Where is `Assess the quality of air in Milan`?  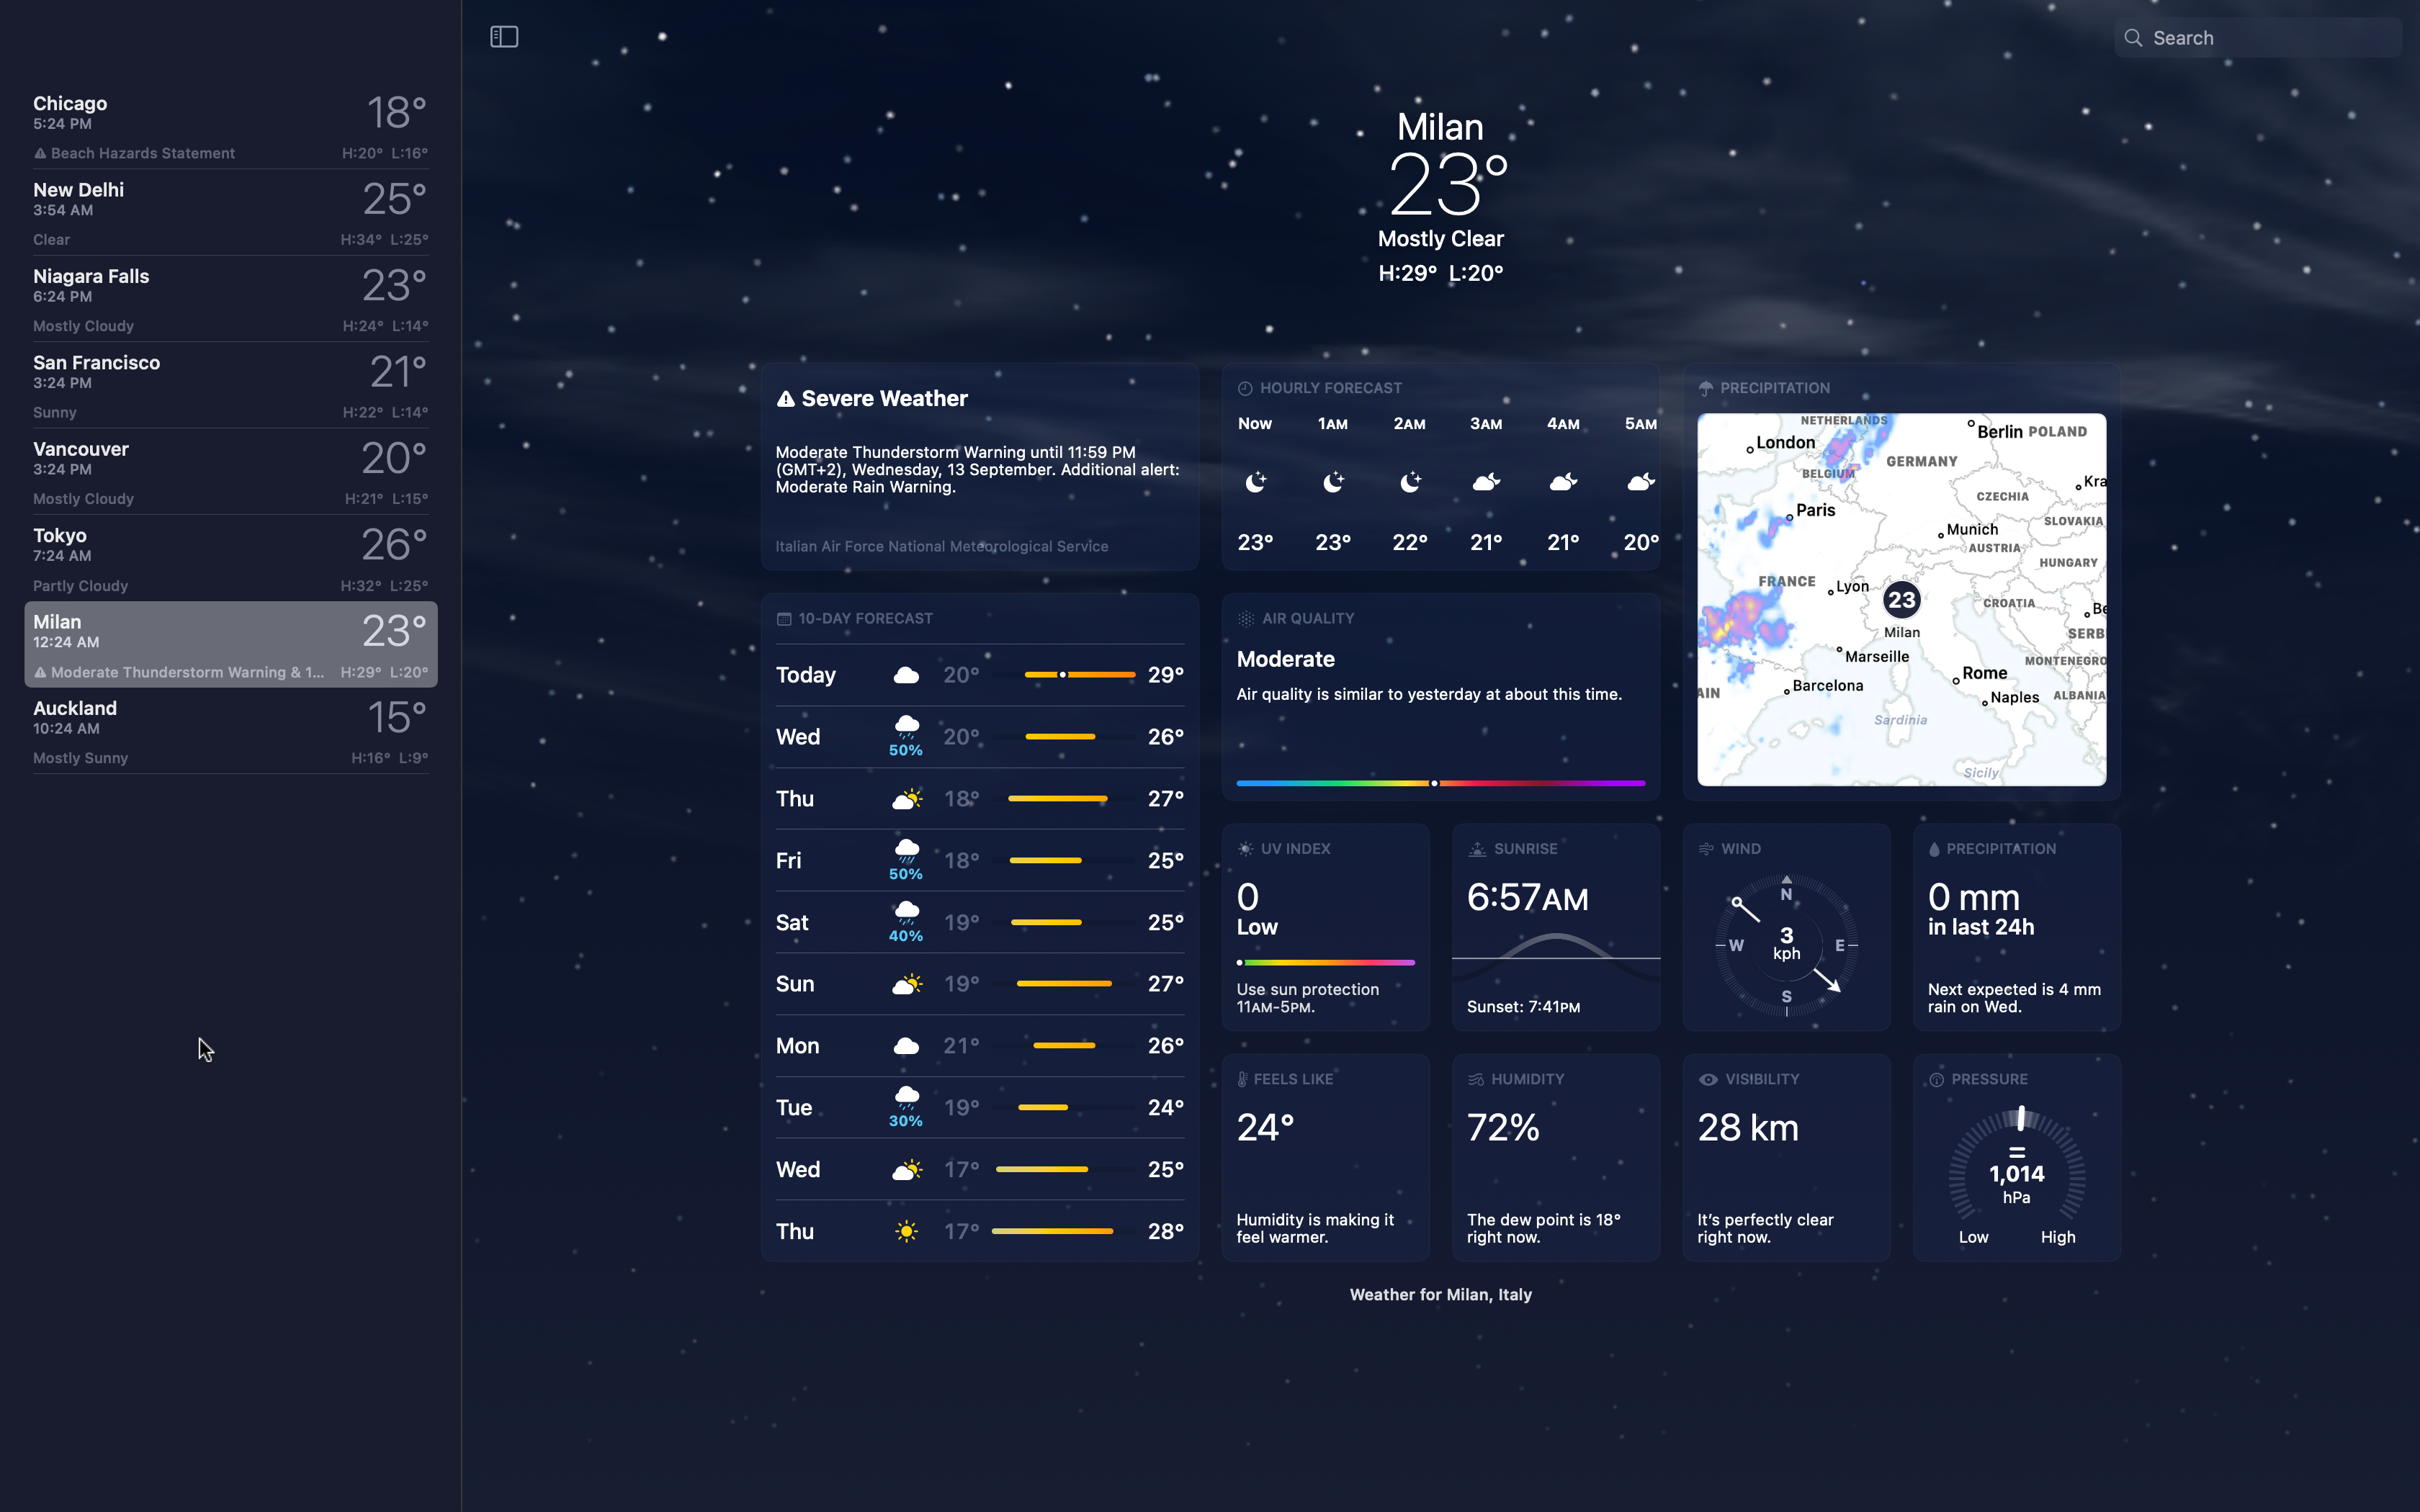 Assess the quality of air in Milan is located at coordinates (1440, 693).